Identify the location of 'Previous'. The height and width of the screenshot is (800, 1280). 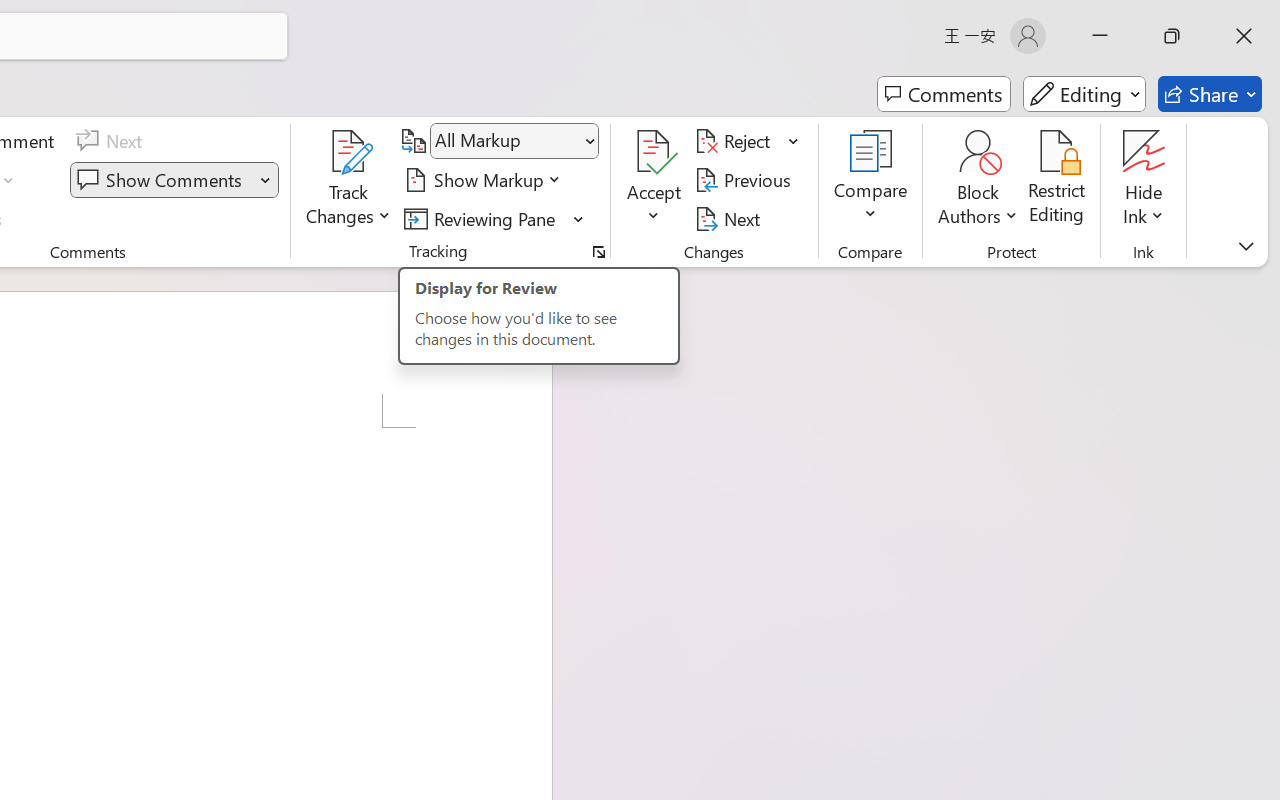
(745, 179).